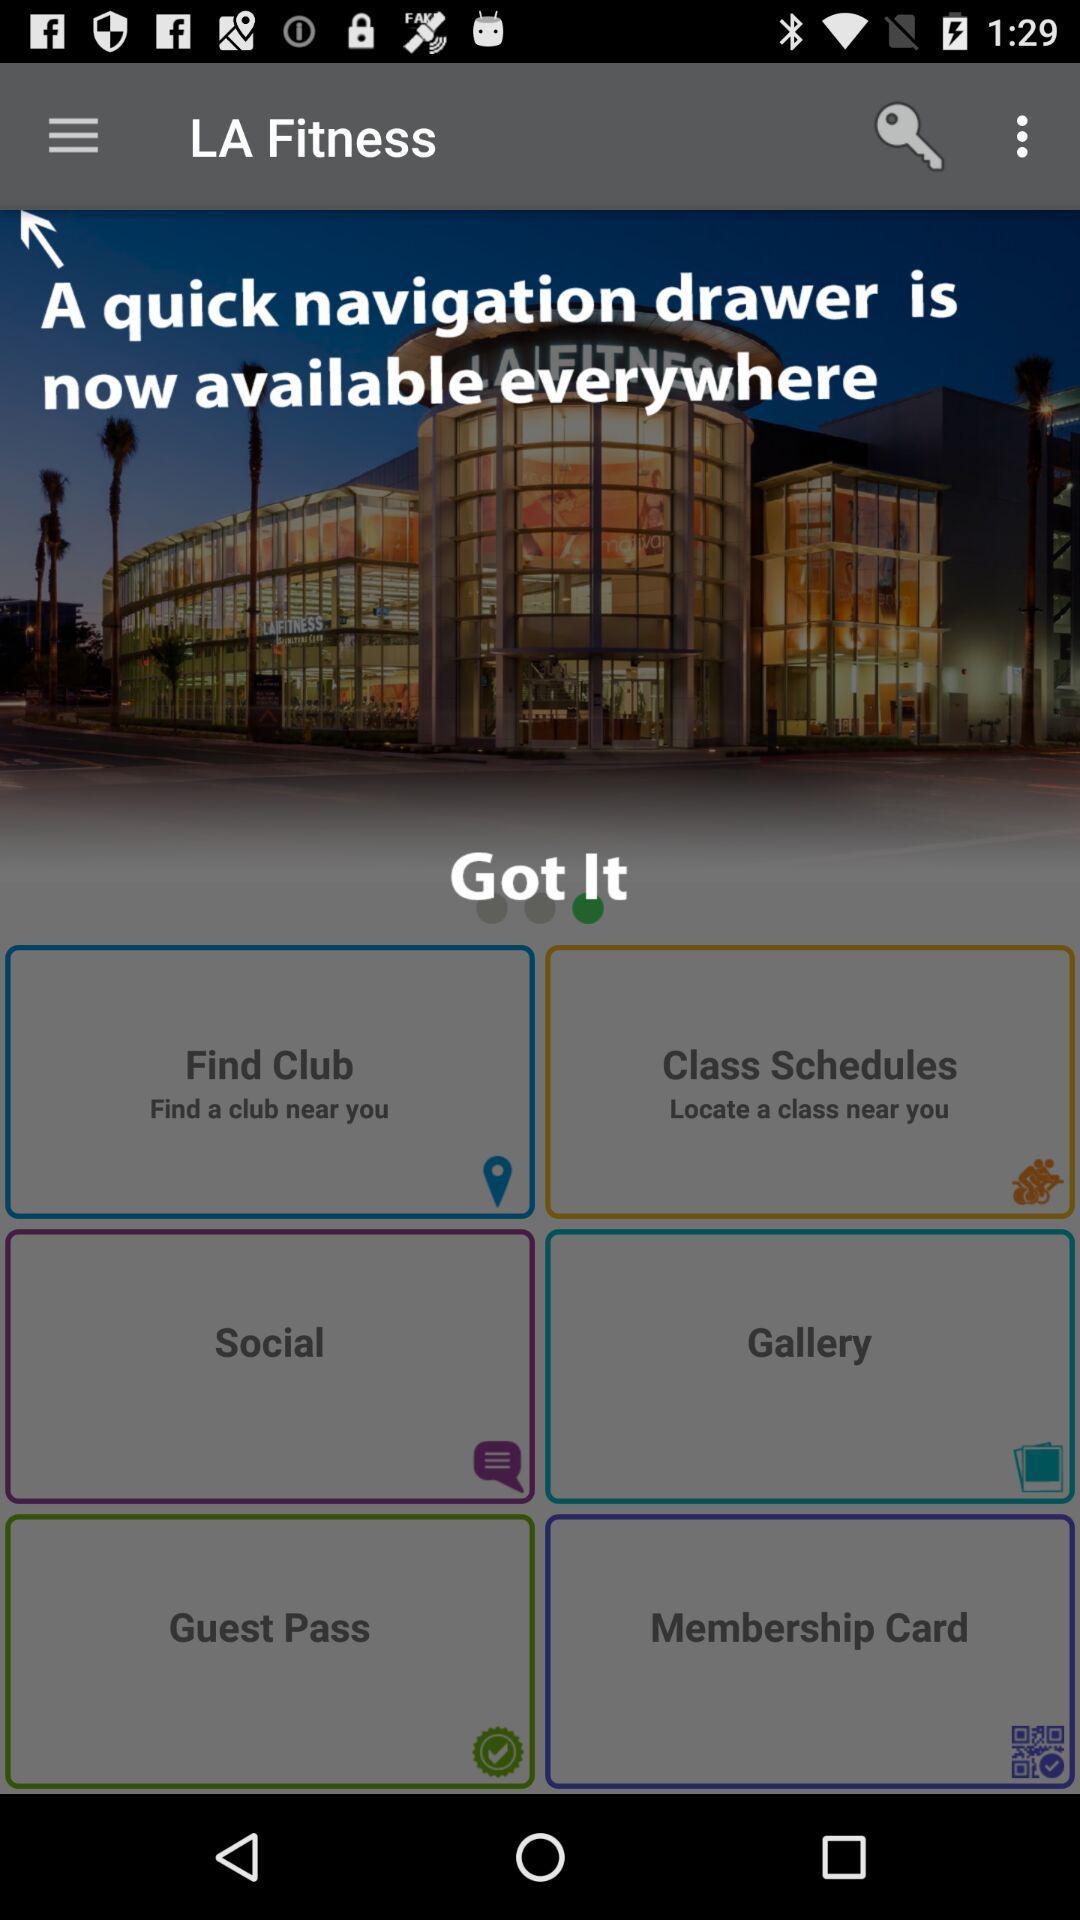  I want to click on the item next to the la fitness item, so click(911, 135).